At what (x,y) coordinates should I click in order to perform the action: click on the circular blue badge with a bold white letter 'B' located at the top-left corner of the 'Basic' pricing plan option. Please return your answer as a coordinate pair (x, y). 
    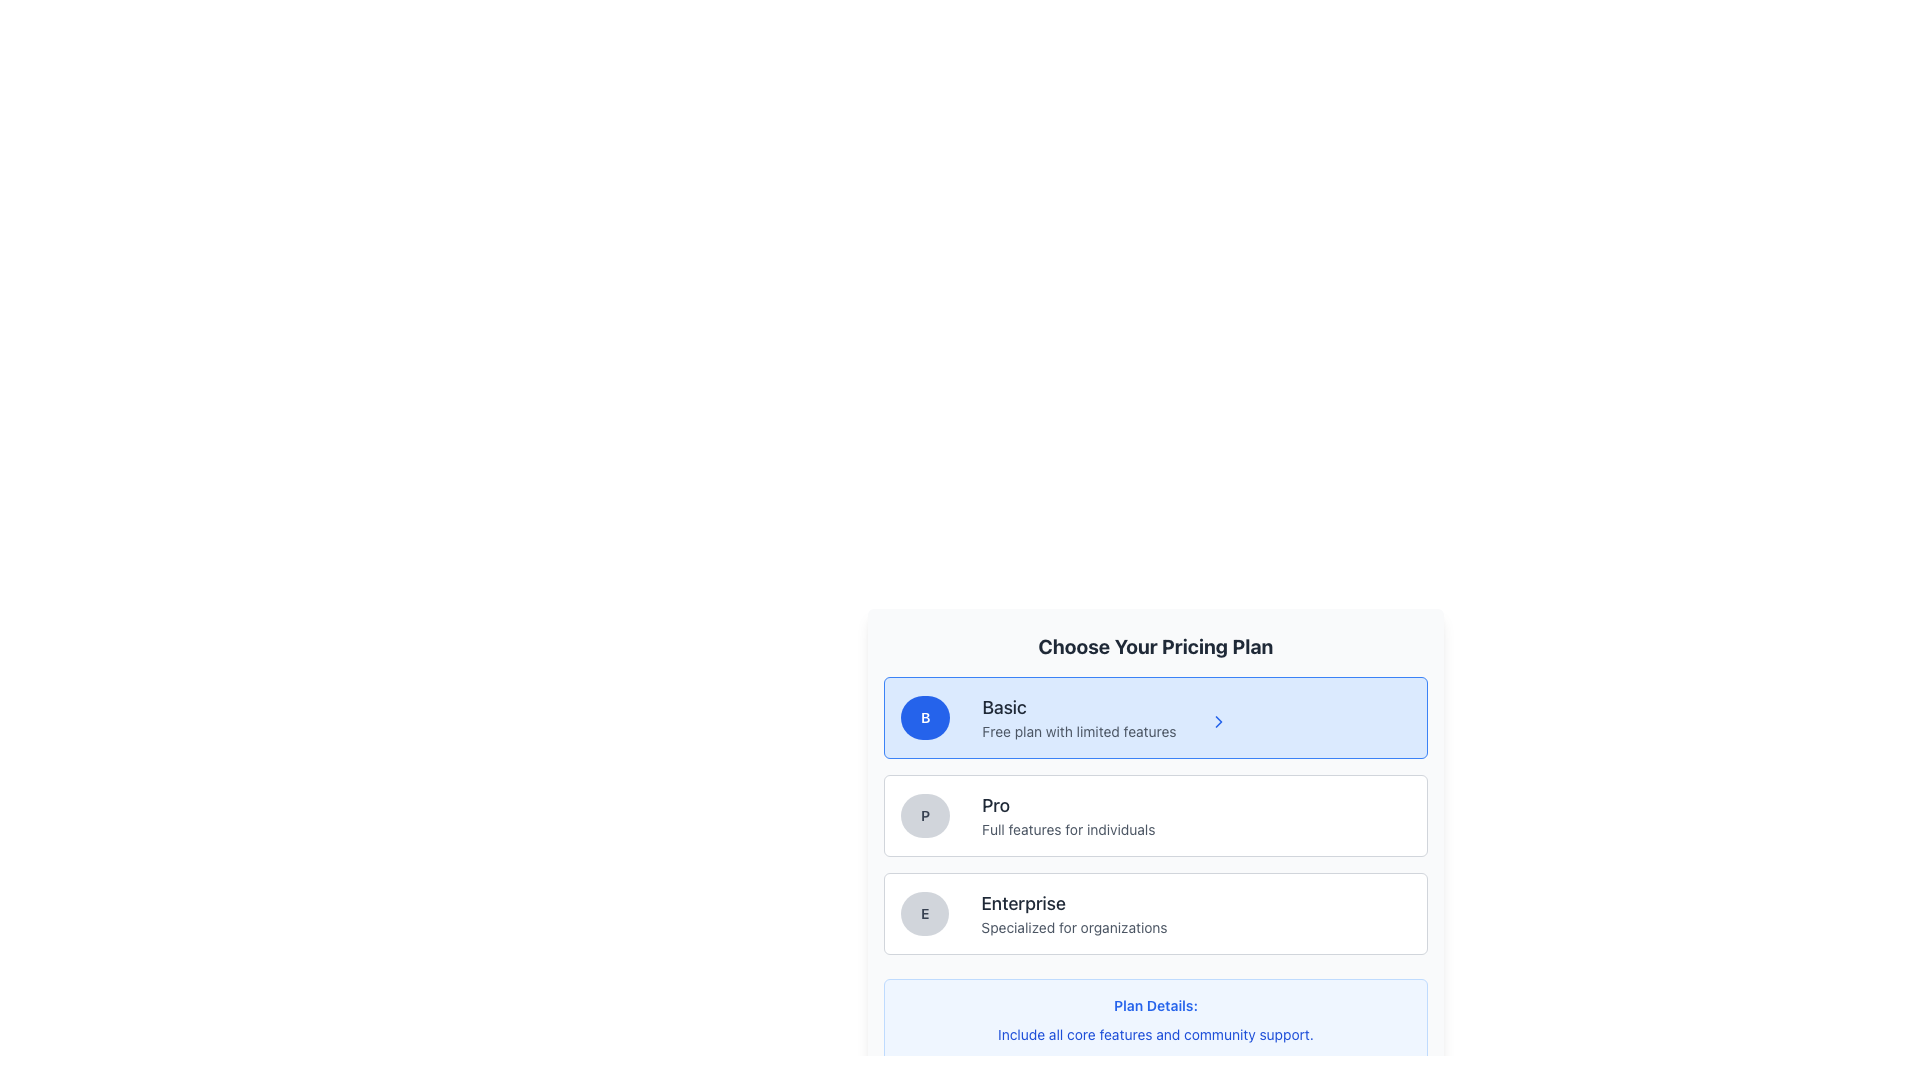
    Looking at the image, I should click on (924, 716).